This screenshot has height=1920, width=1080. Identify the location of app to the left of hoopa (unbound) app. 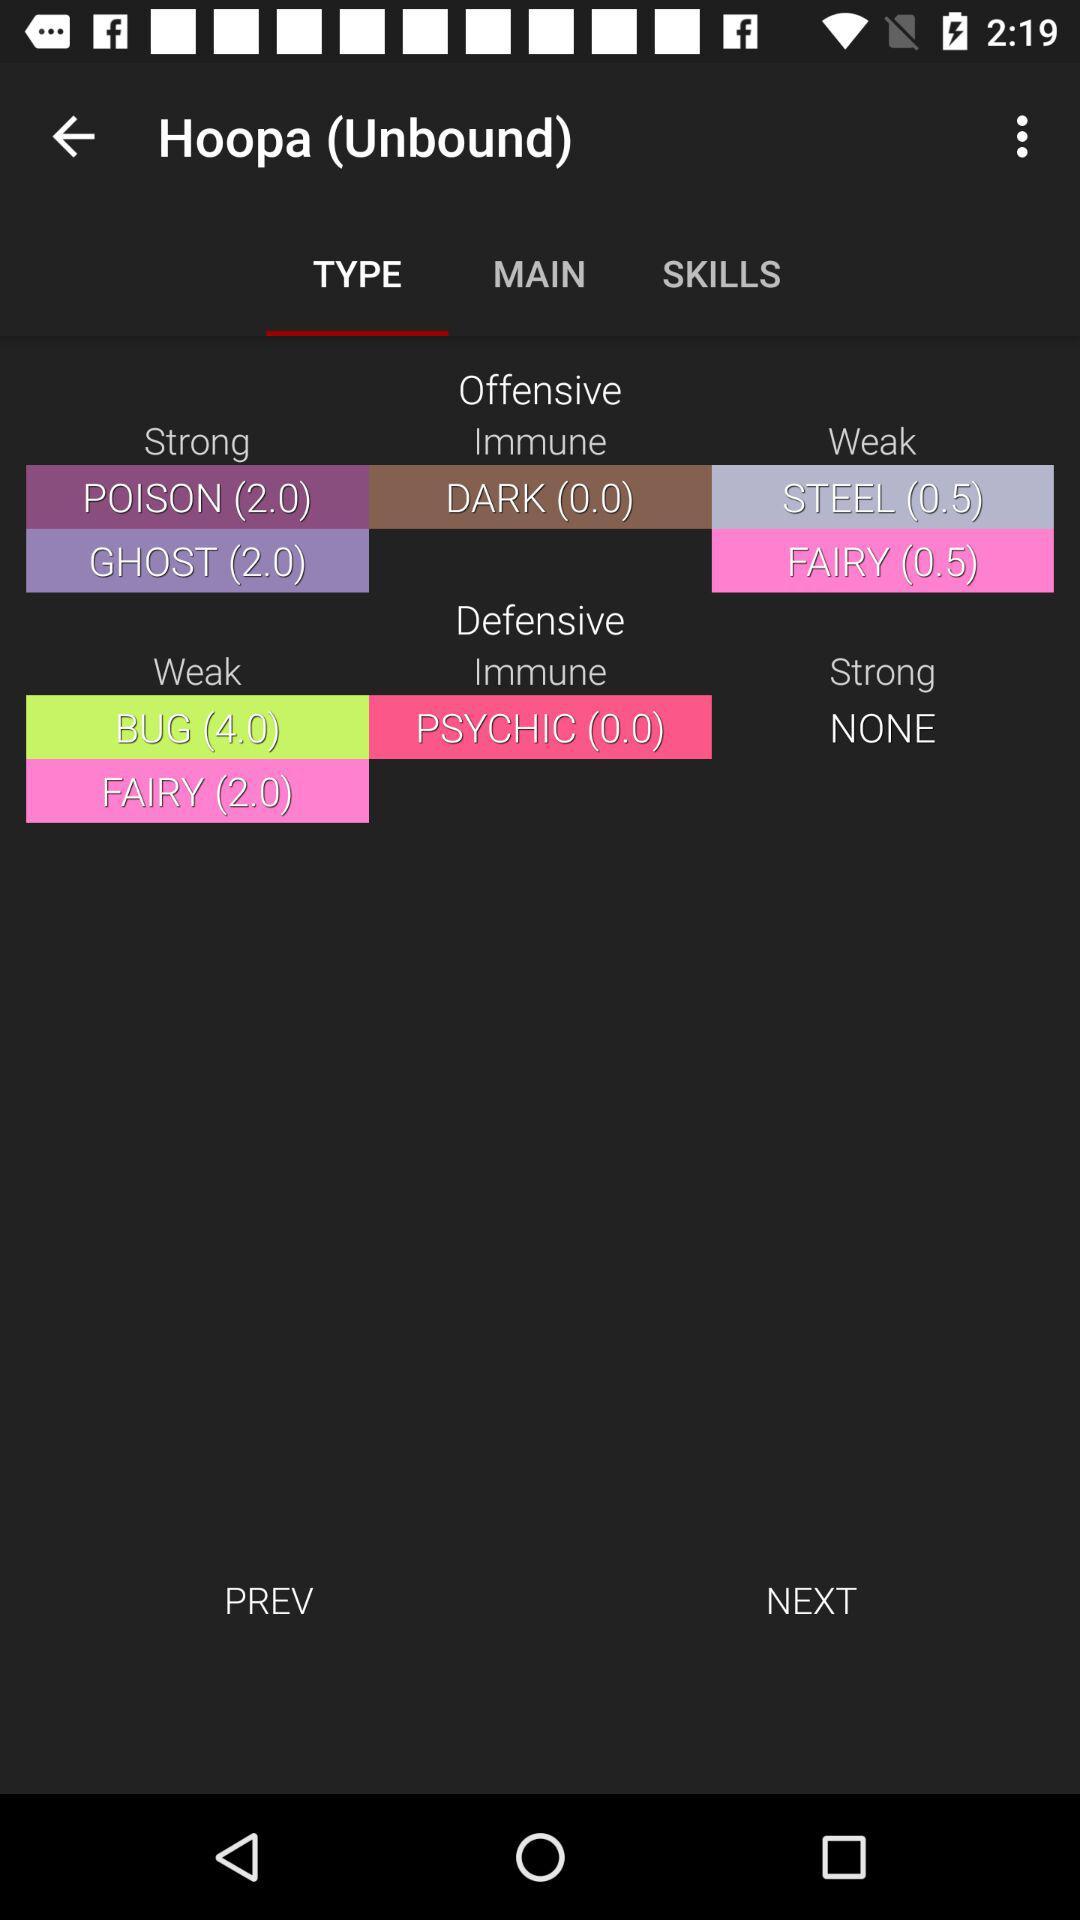
(72, 135).